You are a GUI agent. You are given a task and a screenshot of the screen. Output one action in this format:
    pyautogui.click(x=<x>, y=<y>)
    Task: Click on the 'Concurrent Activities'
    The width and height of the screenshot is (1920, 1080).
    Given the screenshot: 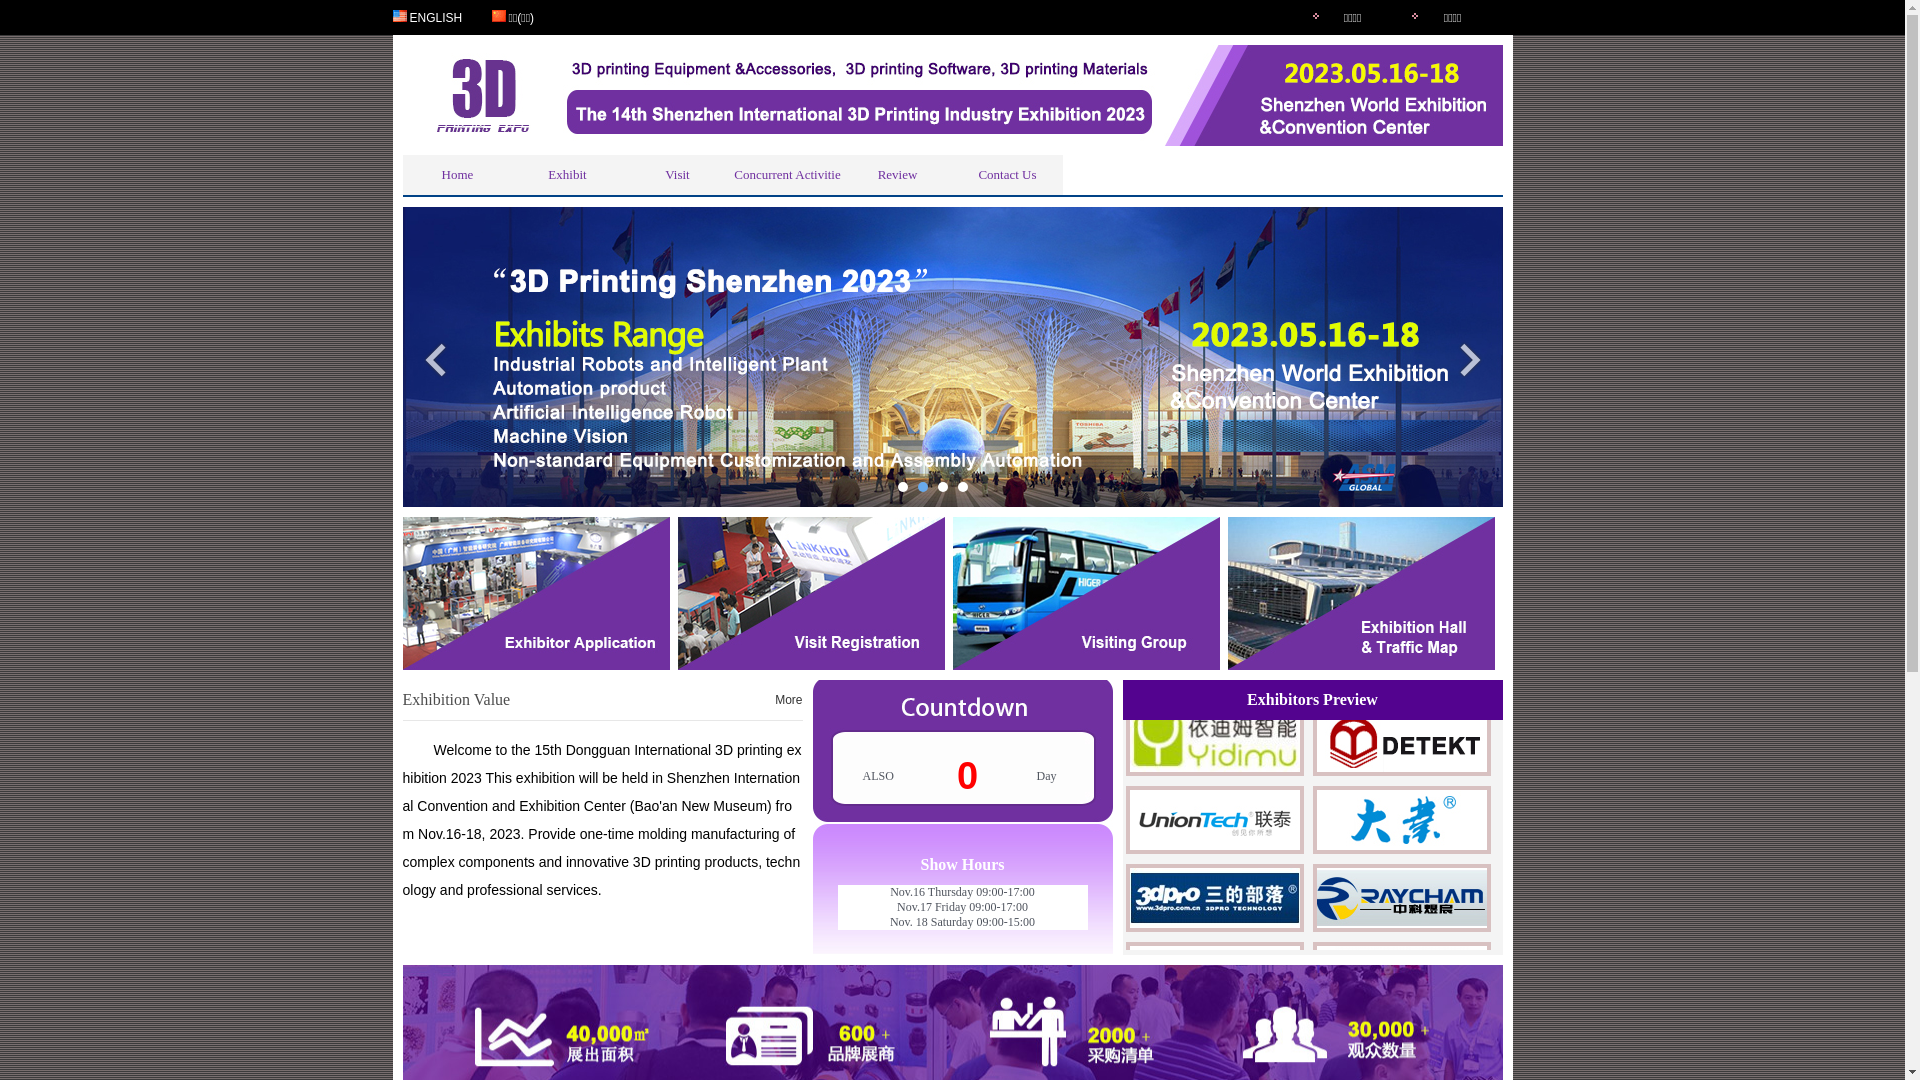 What is the action you would take?
    pyautogui.click(x=786, y=173)
    